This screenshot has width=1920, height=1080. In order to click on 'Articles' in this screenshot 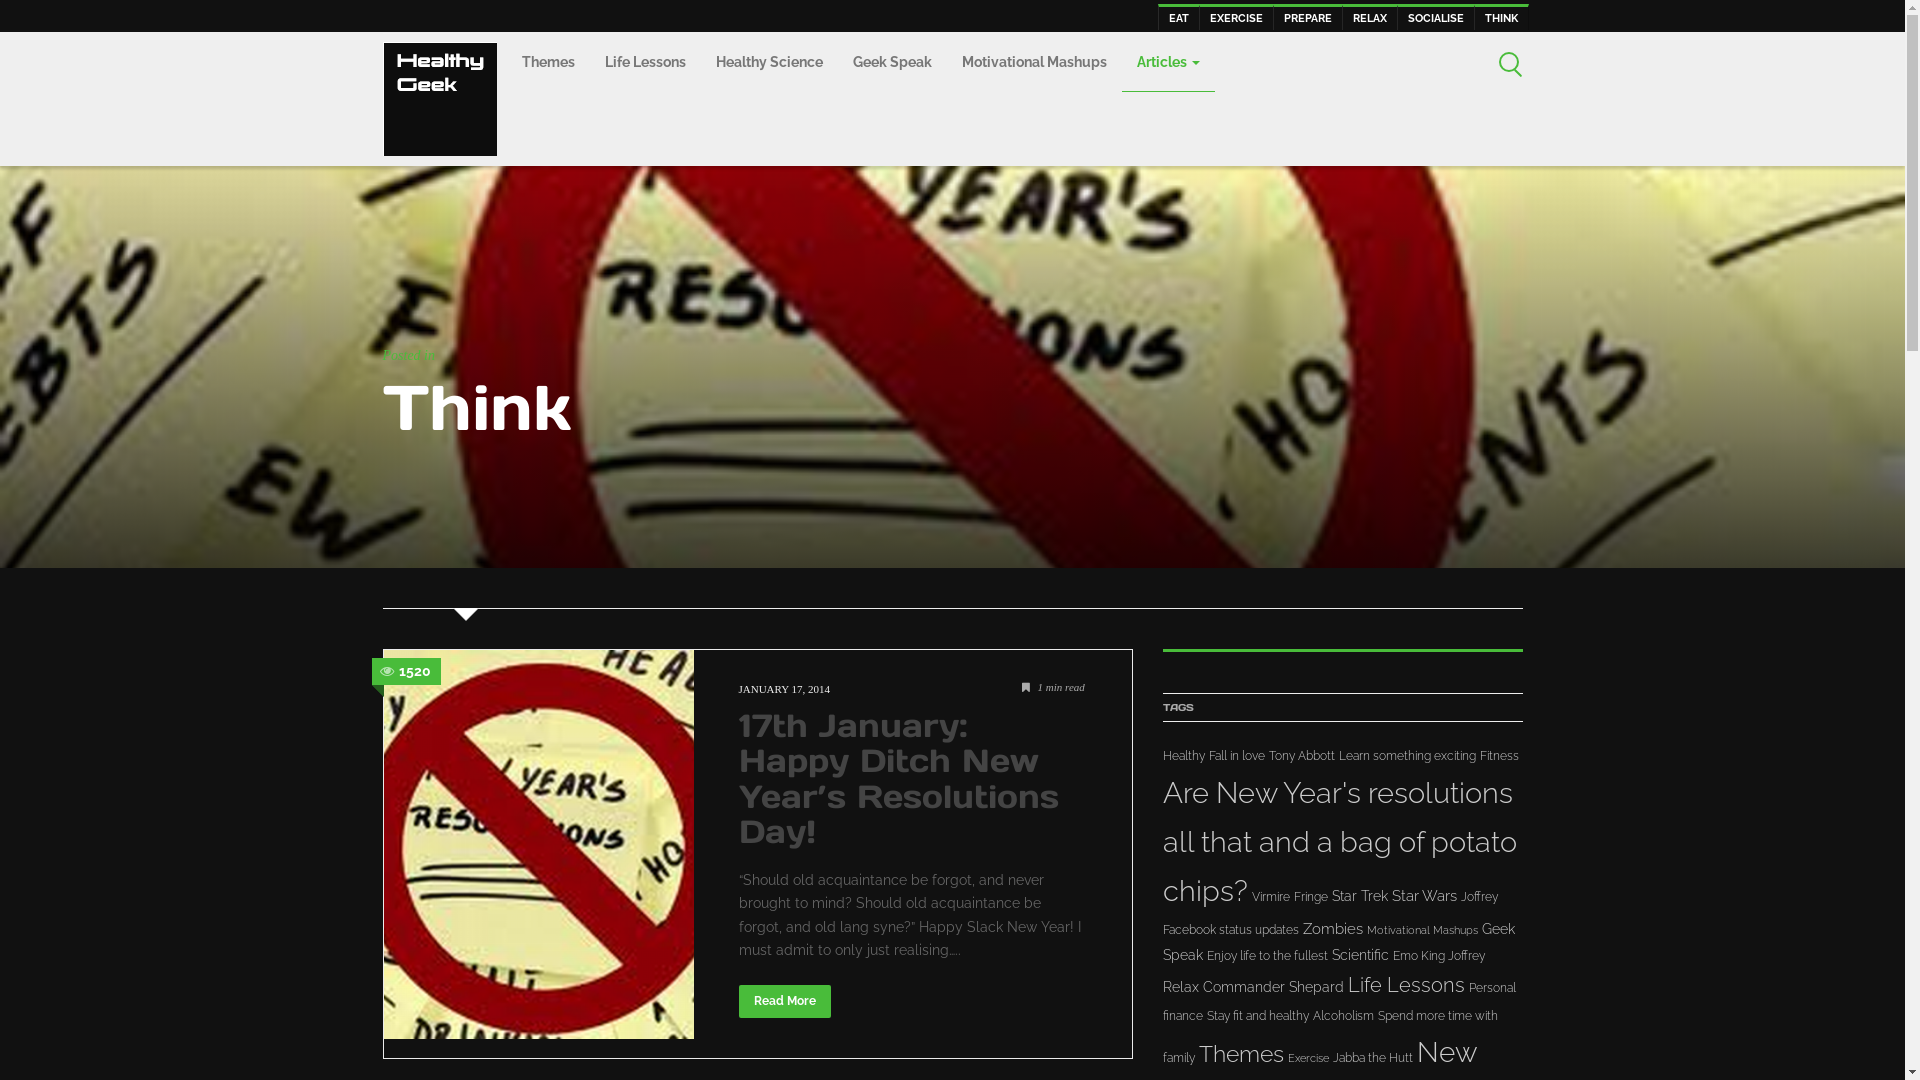, I will do `click(1168, 61)`.